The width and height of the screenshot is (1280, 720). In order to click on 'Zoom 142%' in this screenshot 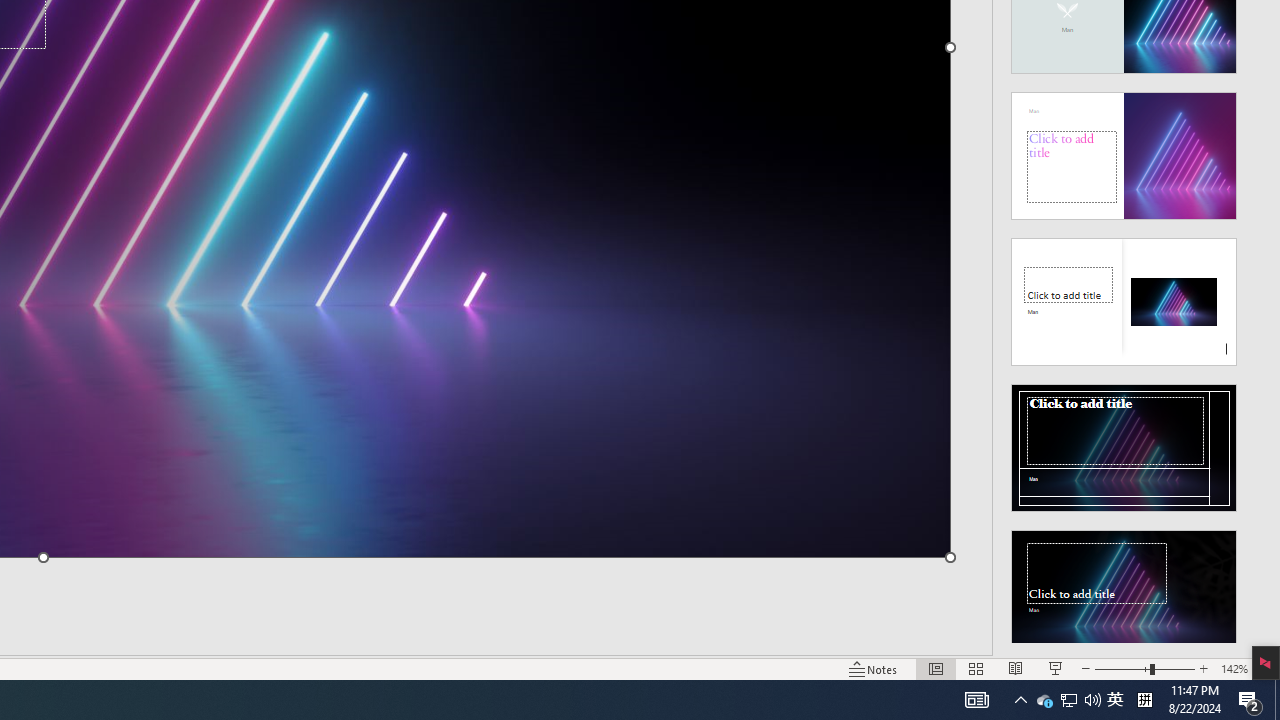, I will do `click(1233, 669)`.